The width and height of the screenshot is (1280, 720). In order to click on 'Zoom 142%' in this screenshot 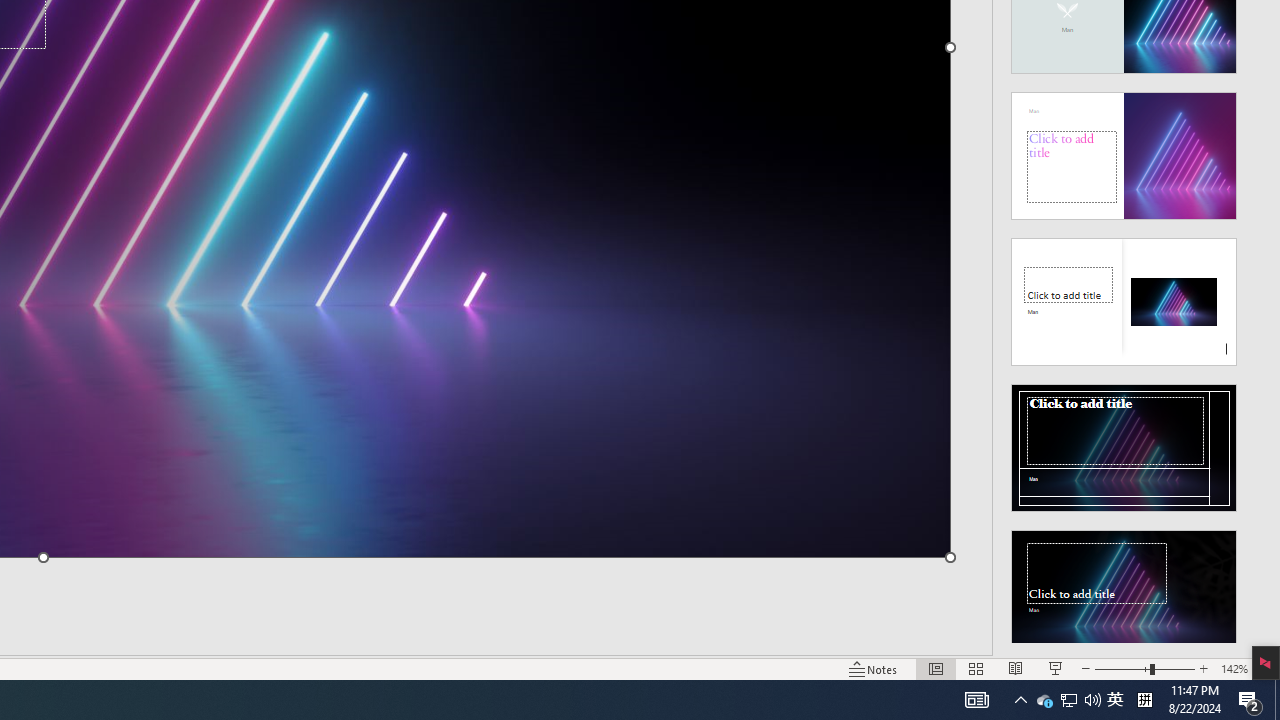, I will do `click(1233, 669)`.